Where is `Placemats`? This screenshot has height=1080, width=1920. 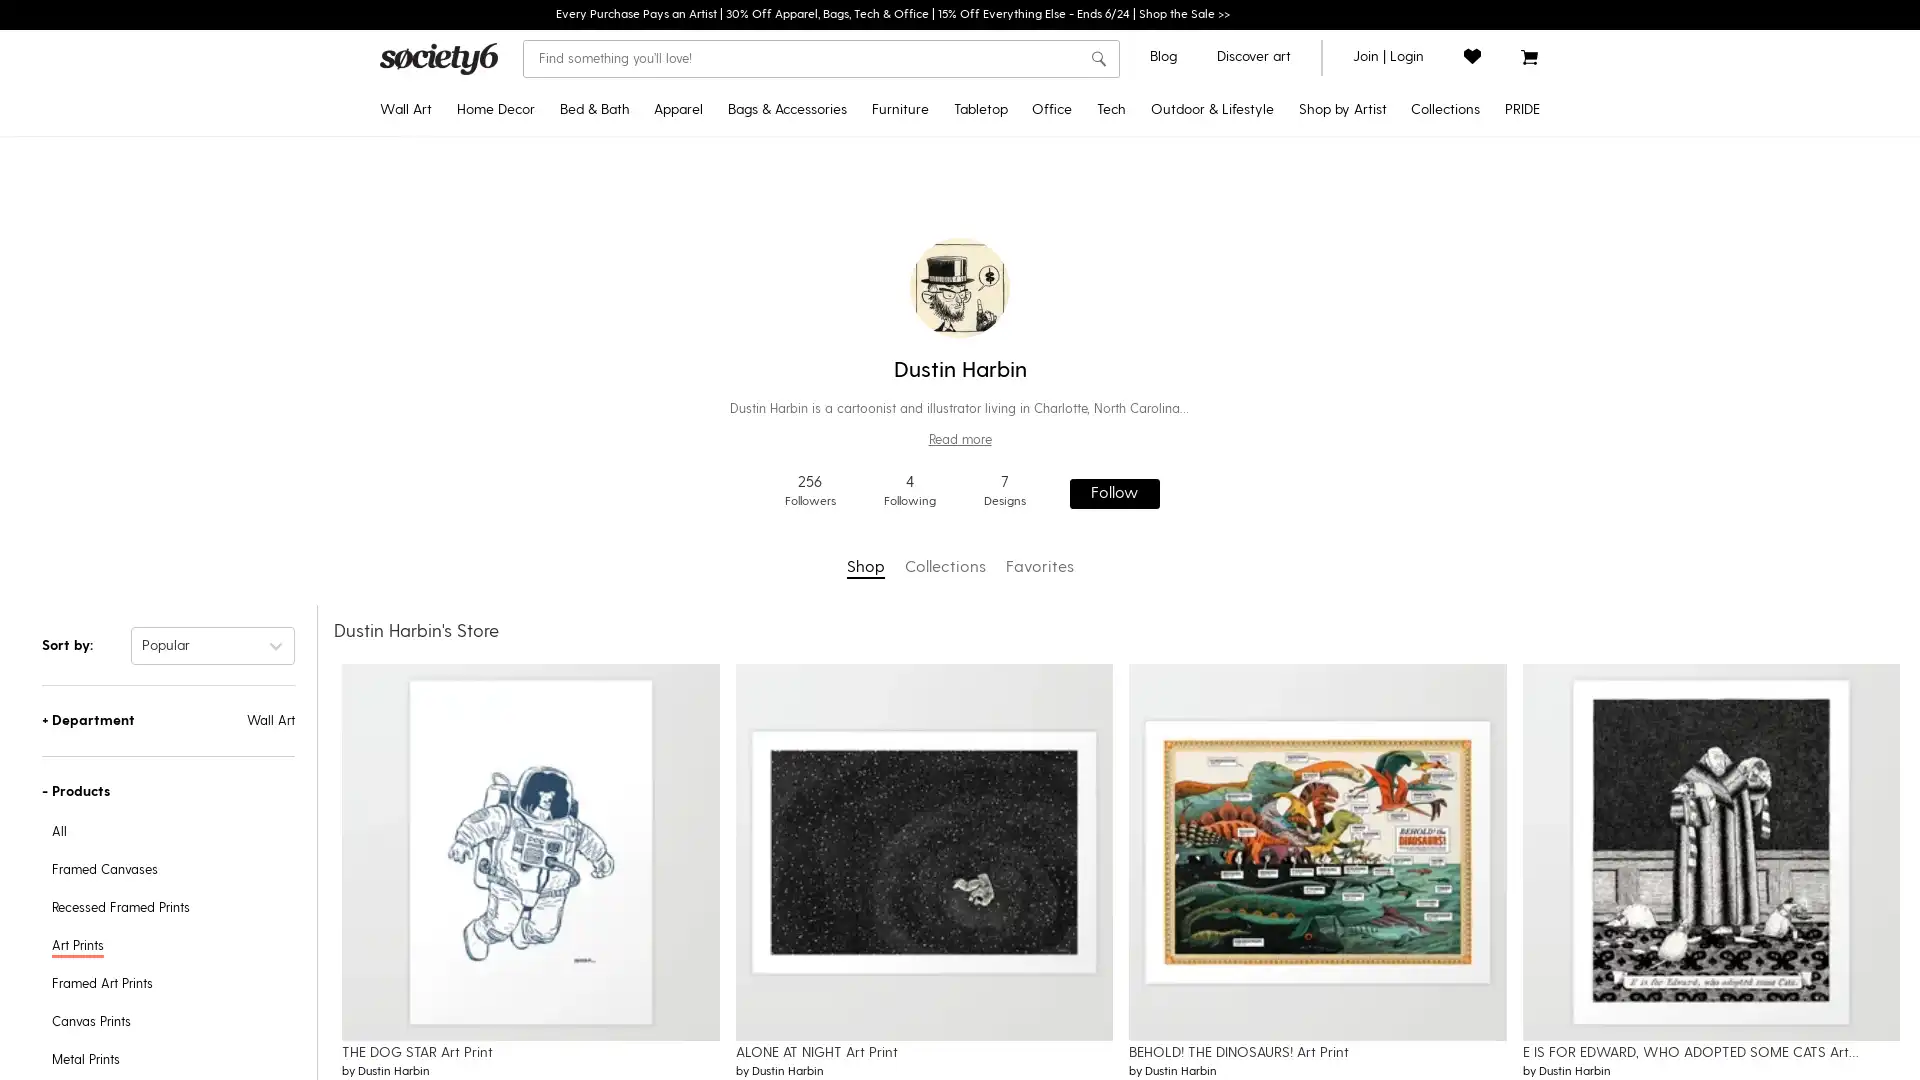
Placemats is located at coordinates (1017, 289).